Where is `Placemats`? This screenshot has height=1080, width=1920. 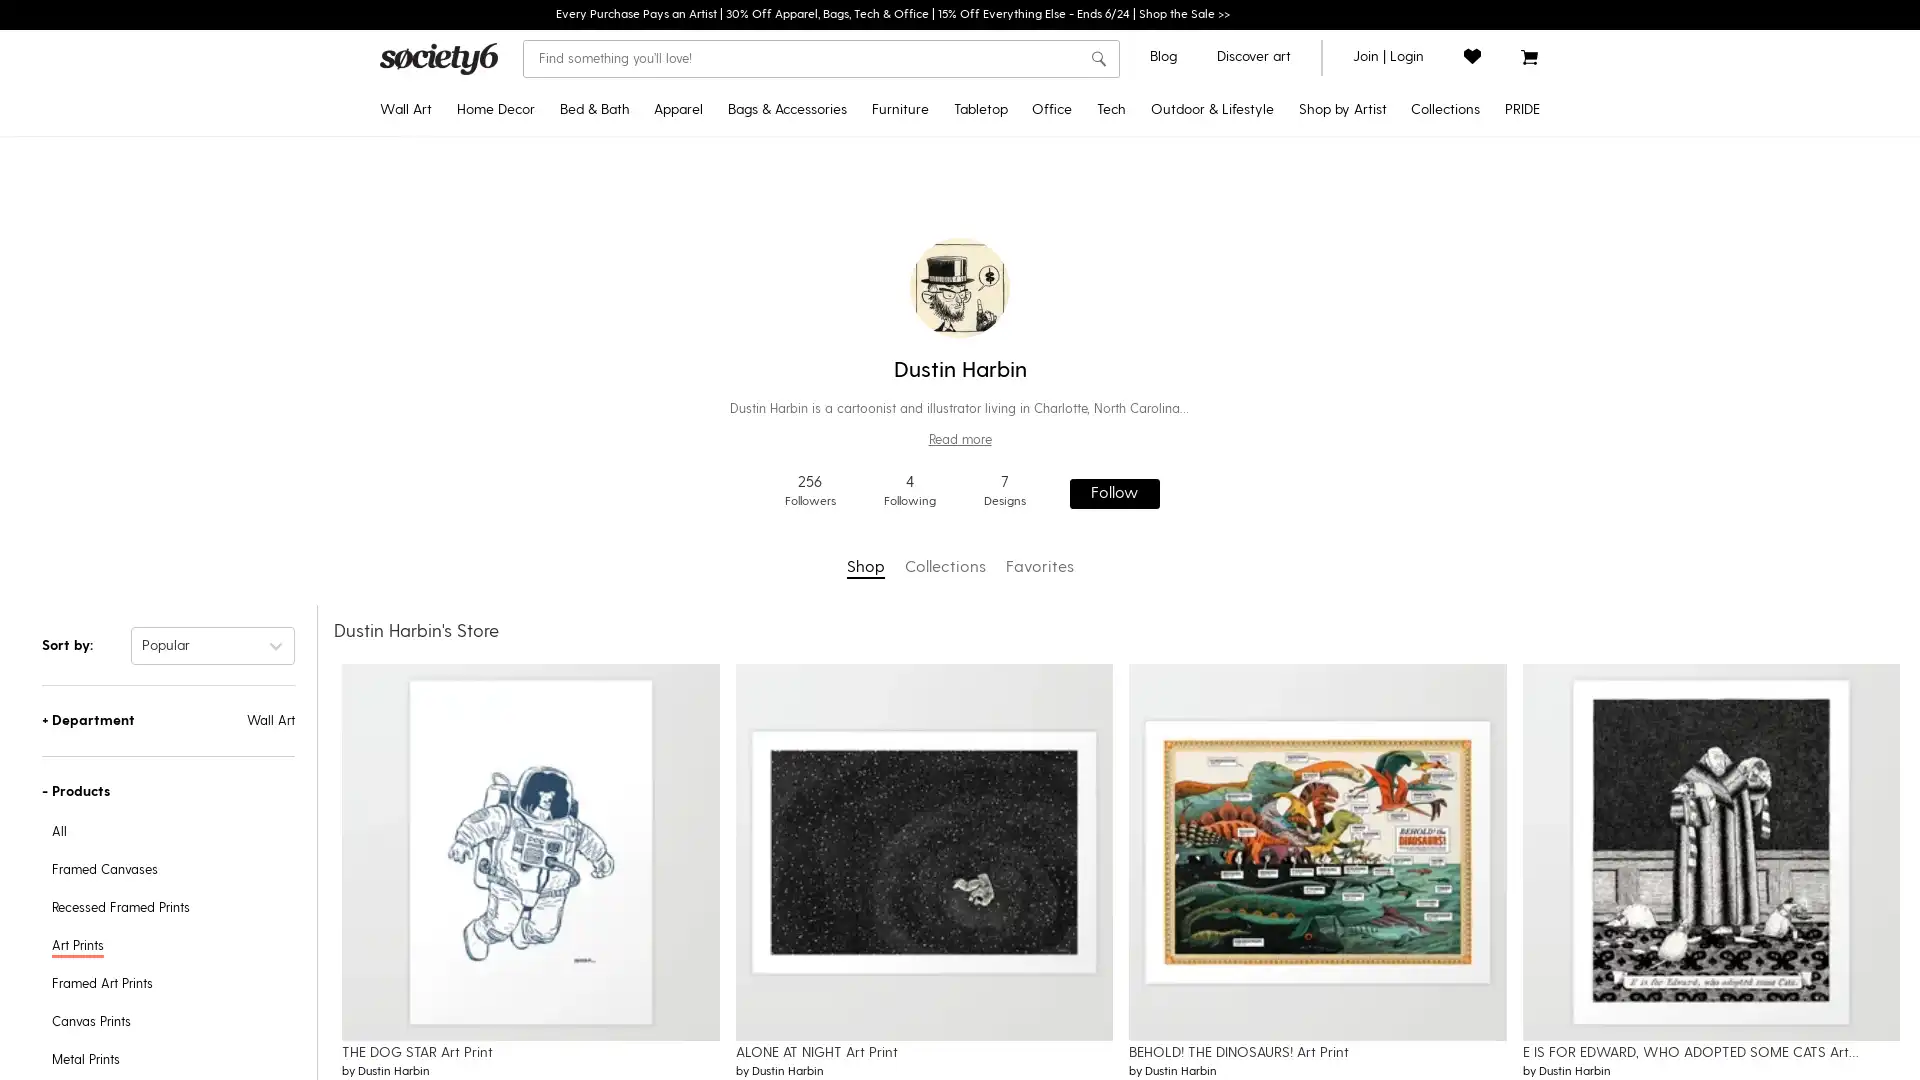
Placemats is located at coordinates (1017, 289).